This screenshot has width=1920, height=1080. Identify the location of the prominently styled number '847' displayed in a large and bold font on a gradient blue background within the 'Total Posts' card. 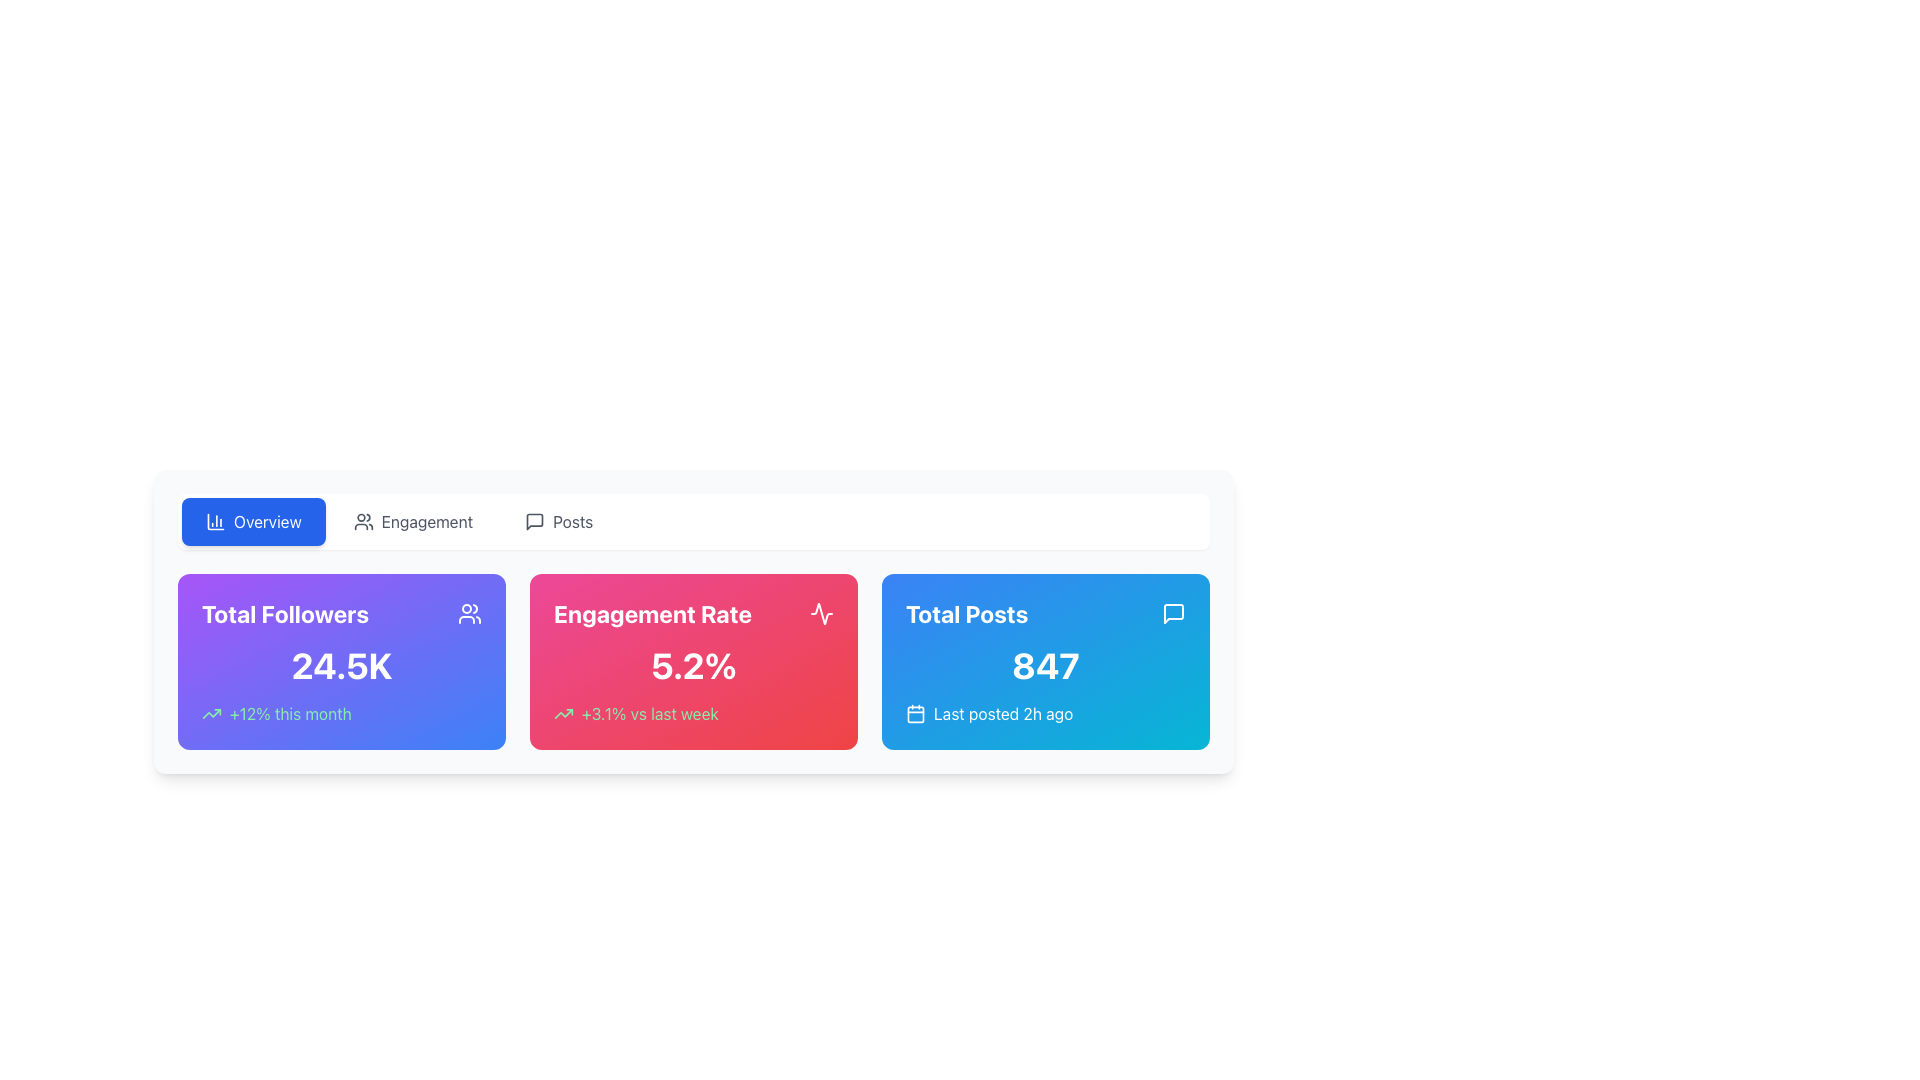
(1045, 666).